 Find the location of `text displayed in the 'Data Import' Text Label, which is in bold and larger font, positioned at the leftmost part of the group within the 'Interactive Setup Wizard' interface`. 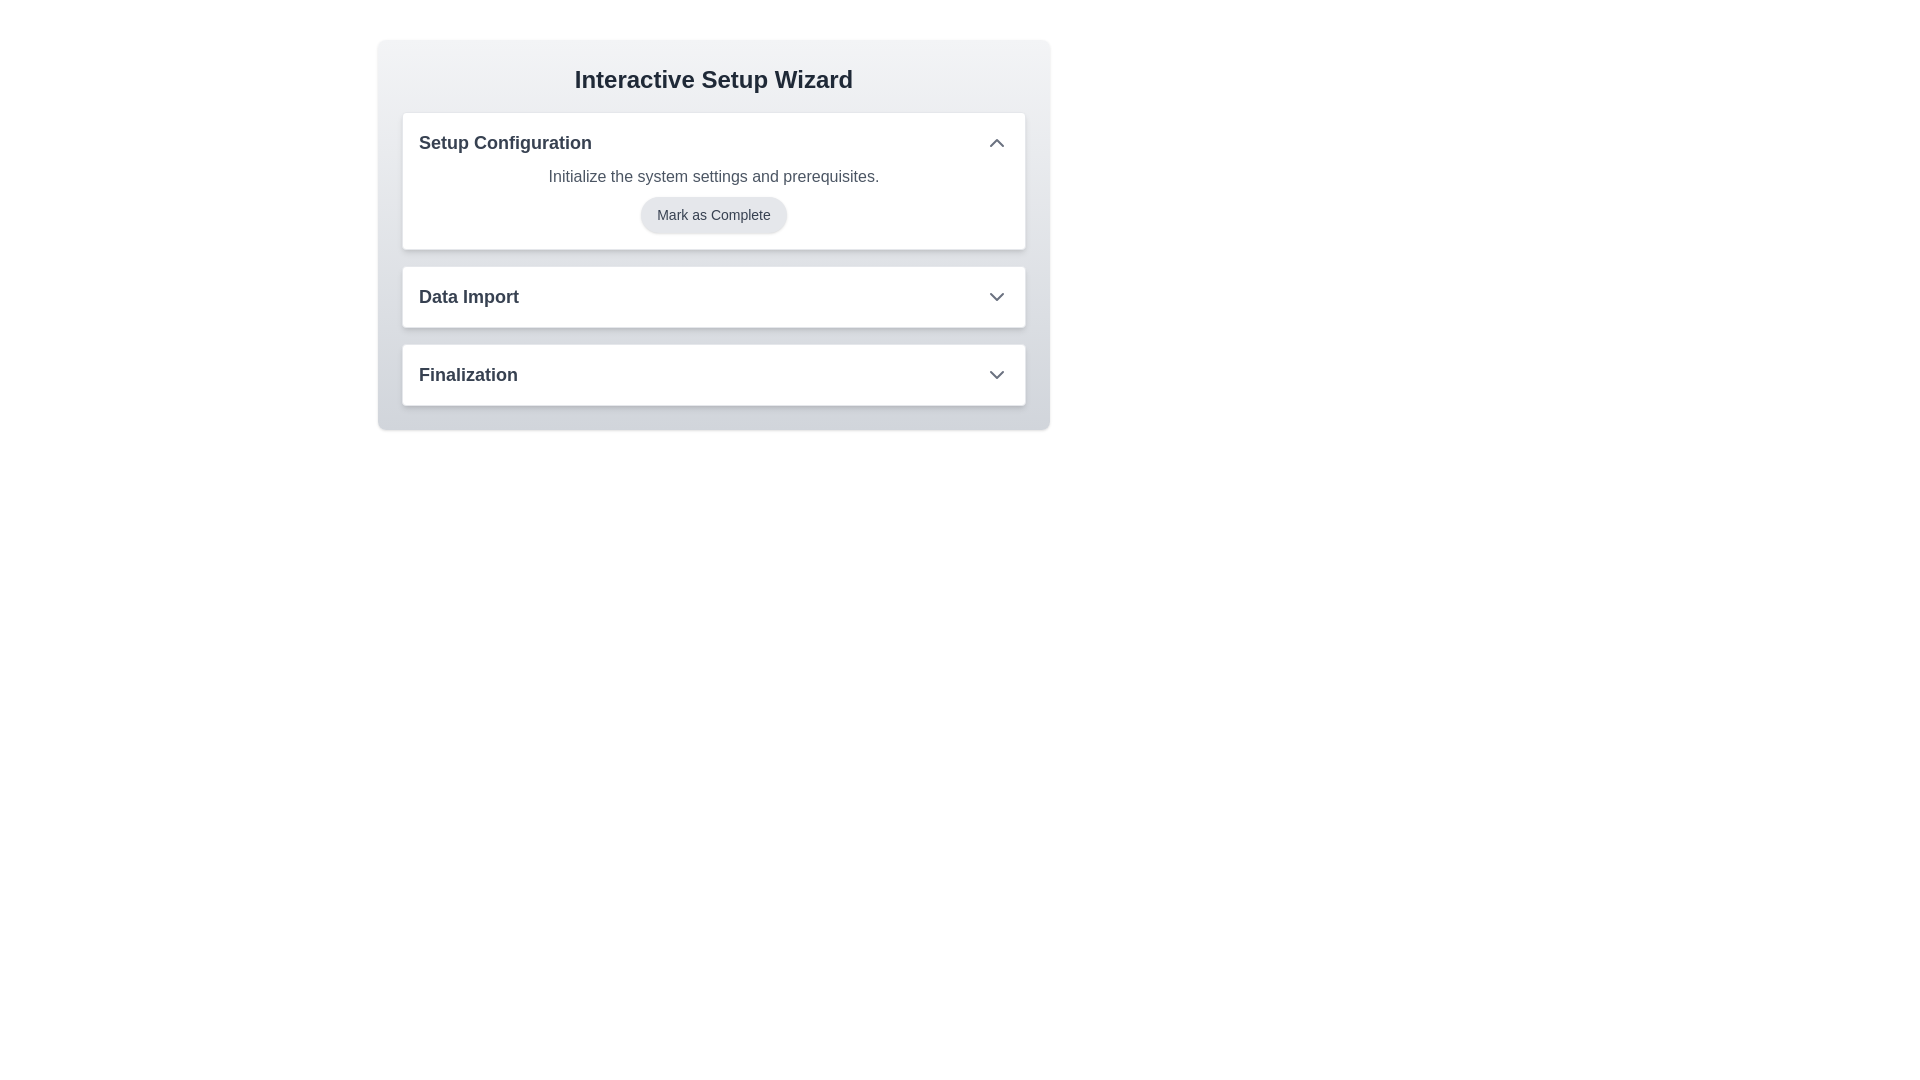

text displayed in the 'Data Import' Text Label, which is in bold and larger font, positioned at the leftmost part of the group within the 'Interactive Setup Wizard' interface is located at coordinates (468, 297).